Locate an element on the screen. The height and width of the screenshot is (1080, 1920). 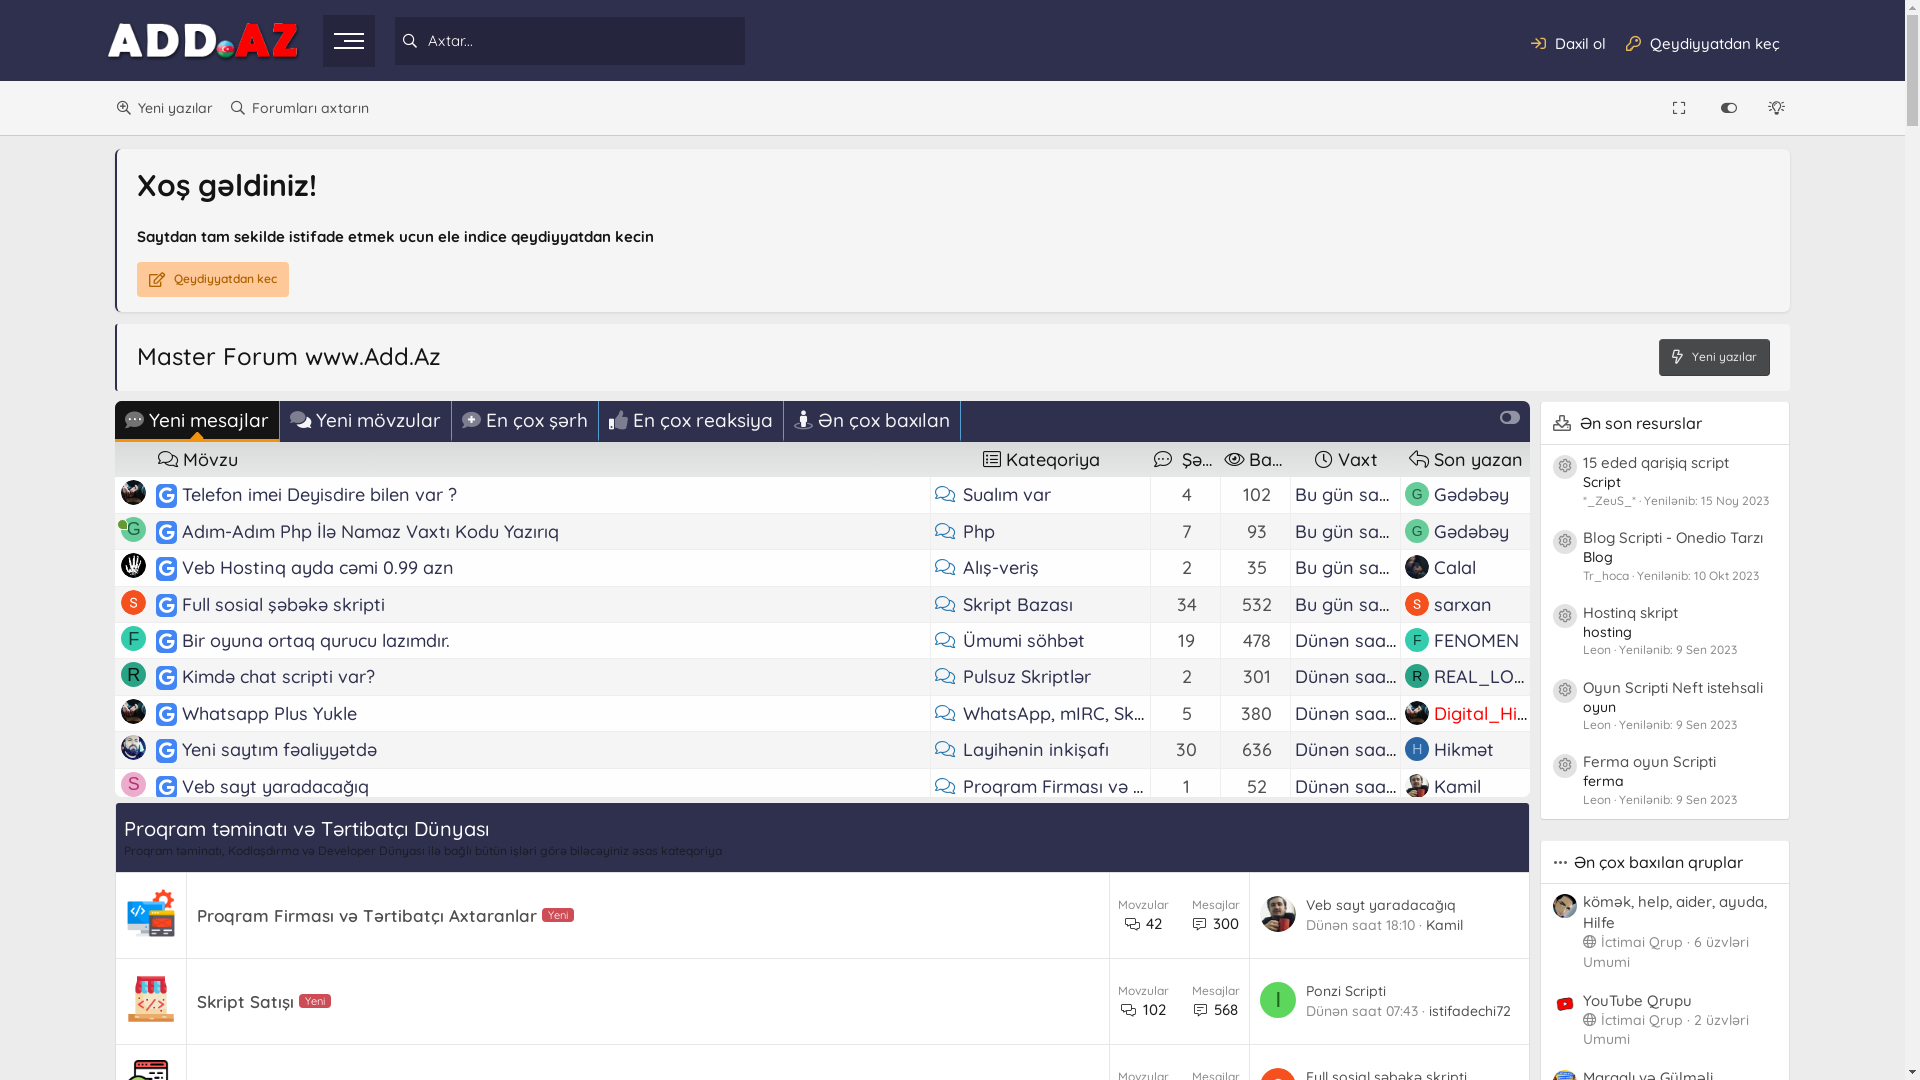
'Umumi' is located at coordinates (1606, 960).